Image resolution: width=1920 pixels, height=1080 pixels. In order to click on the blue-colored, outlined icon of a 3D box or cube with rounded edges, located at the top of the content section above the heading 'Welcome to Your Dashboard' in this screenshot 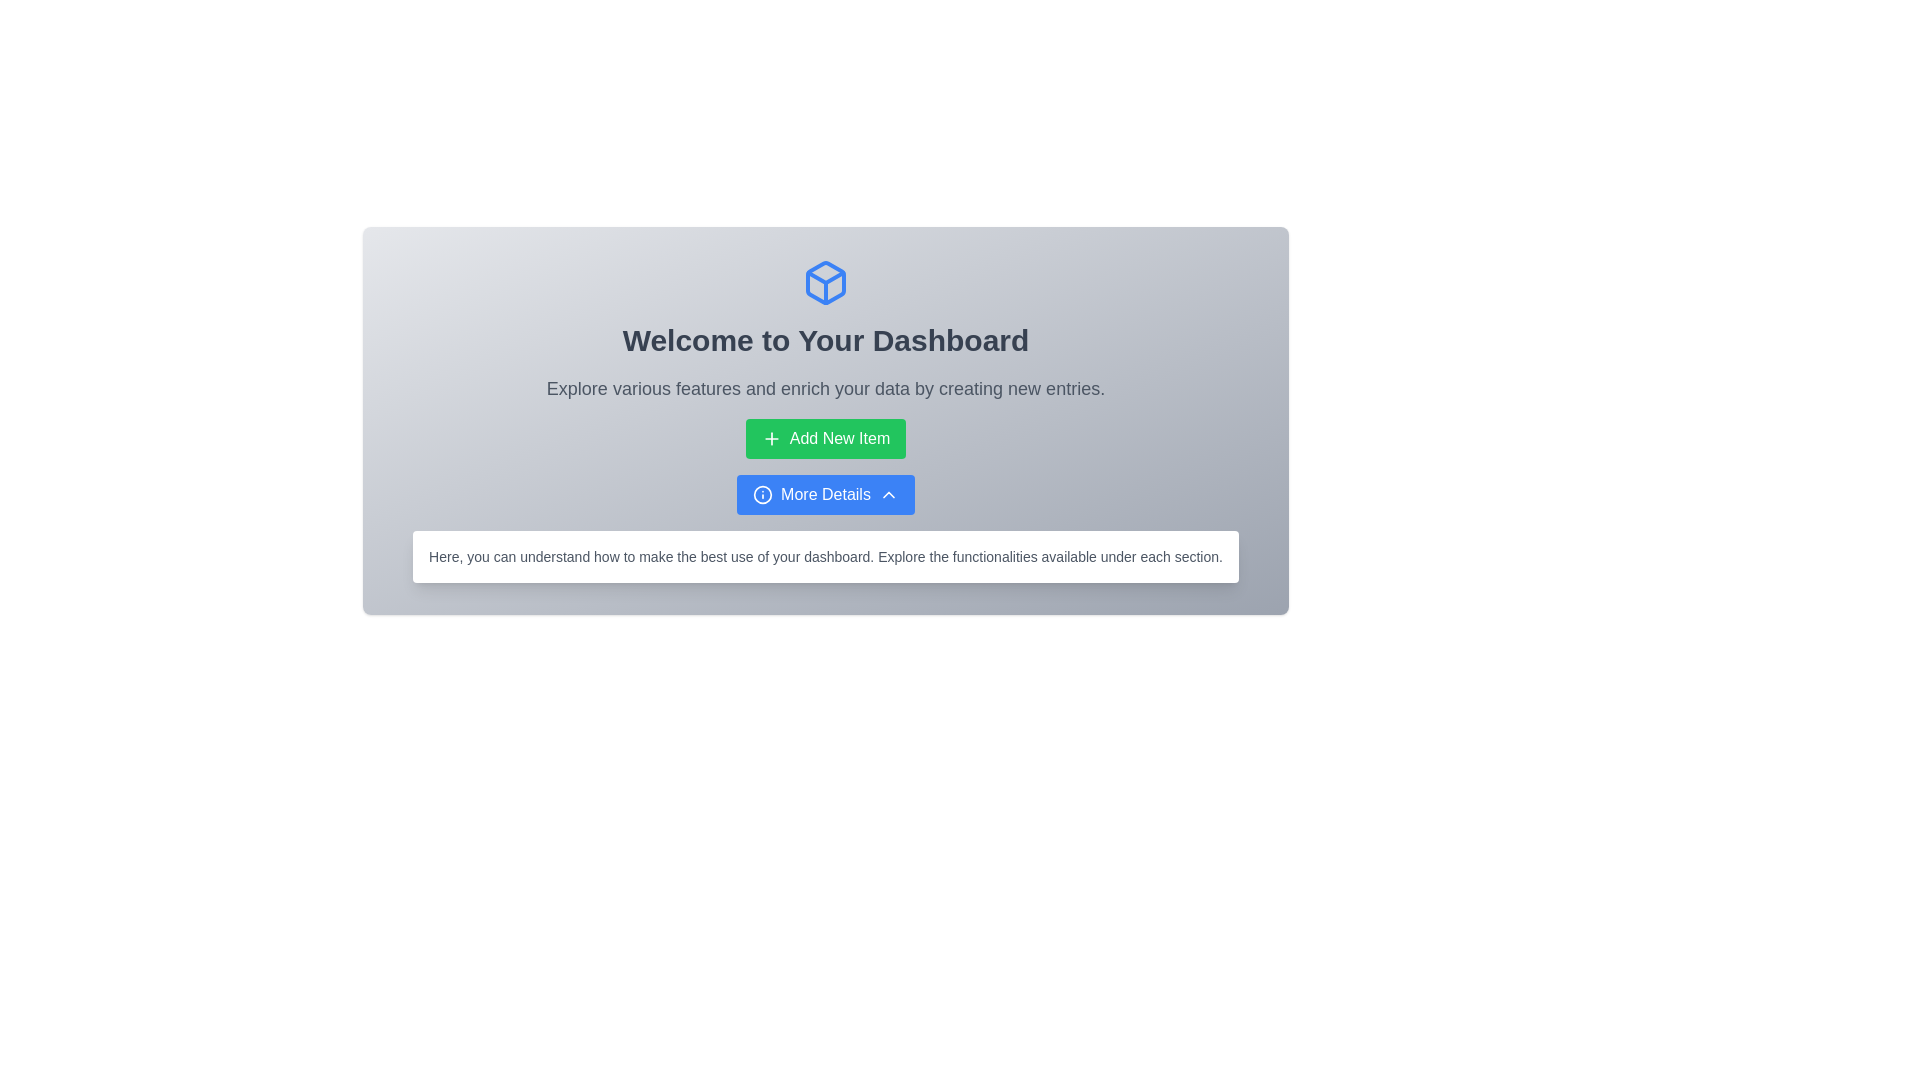, I will do `click(825, 282)`.